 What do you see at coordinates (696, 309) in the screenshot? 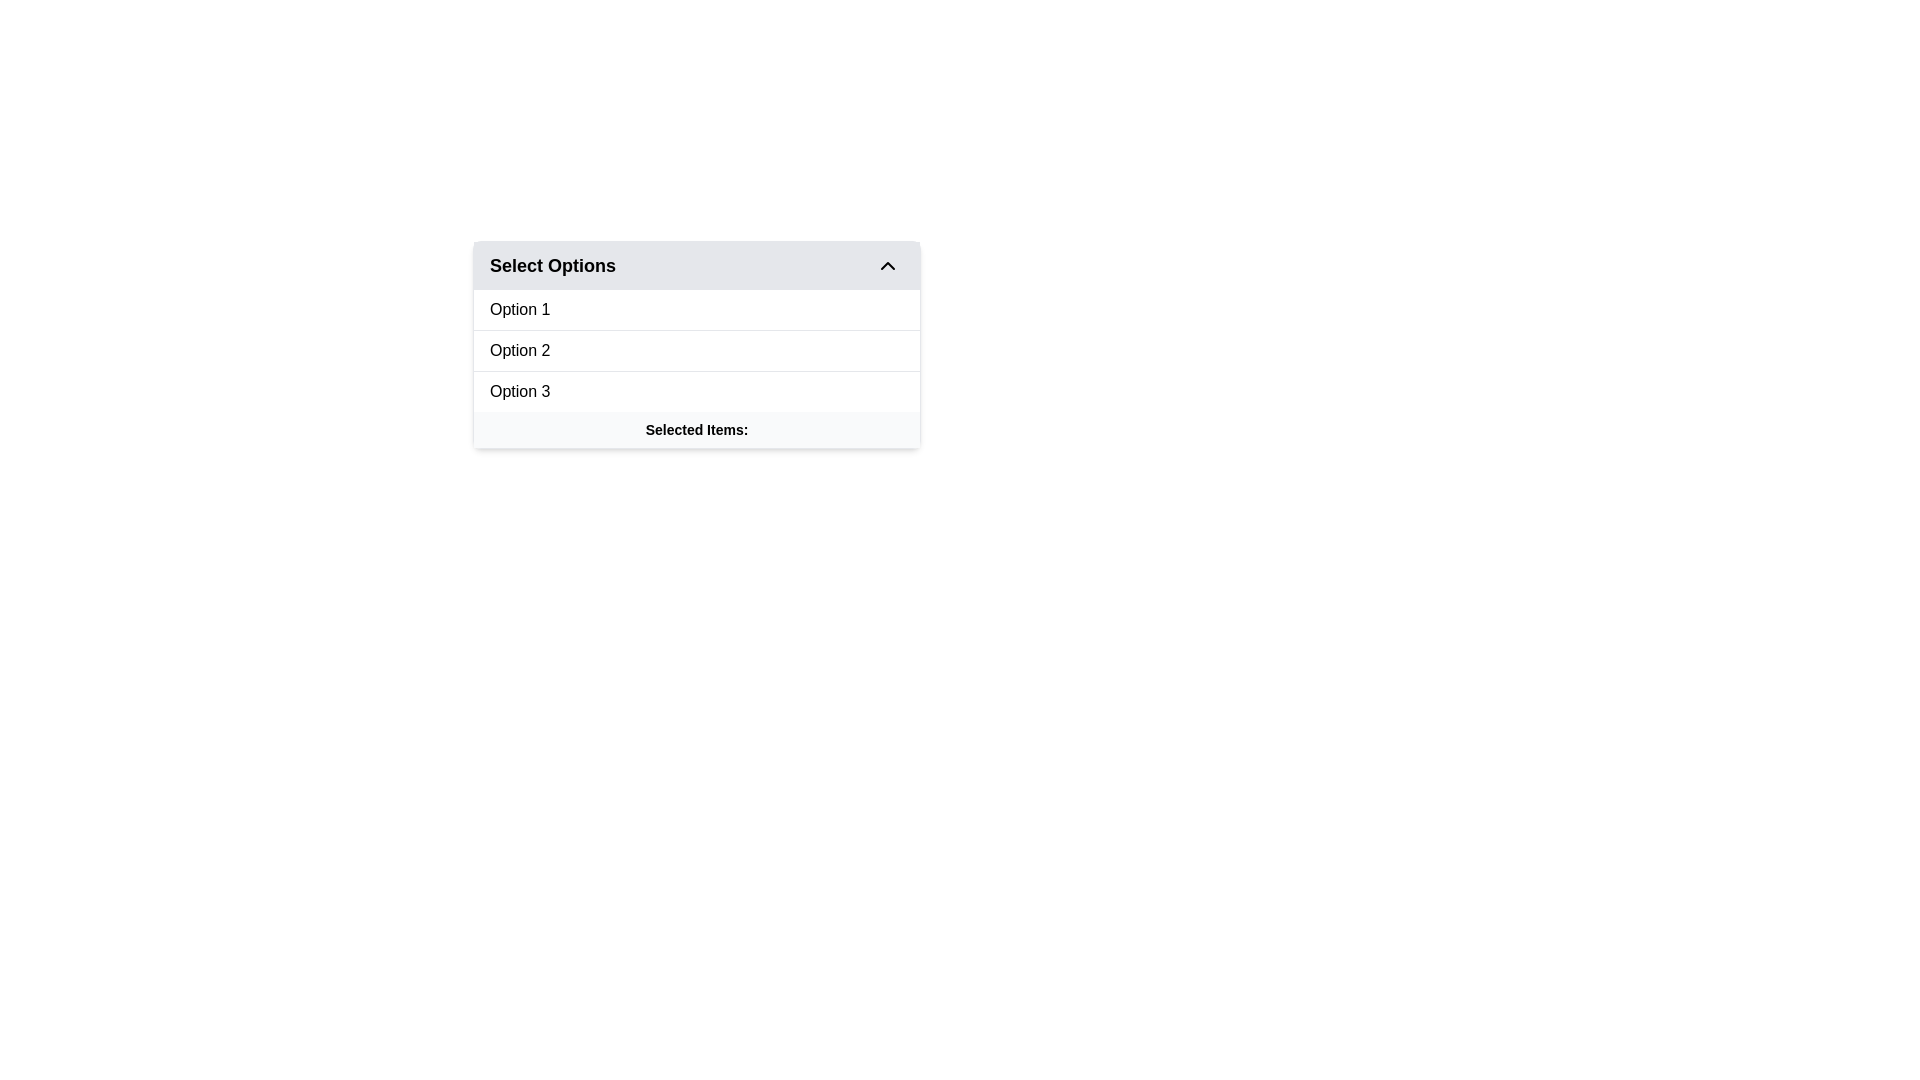
I see `the first option 'Option 1' in the dropdown menu` at bounding box center [696, 309].